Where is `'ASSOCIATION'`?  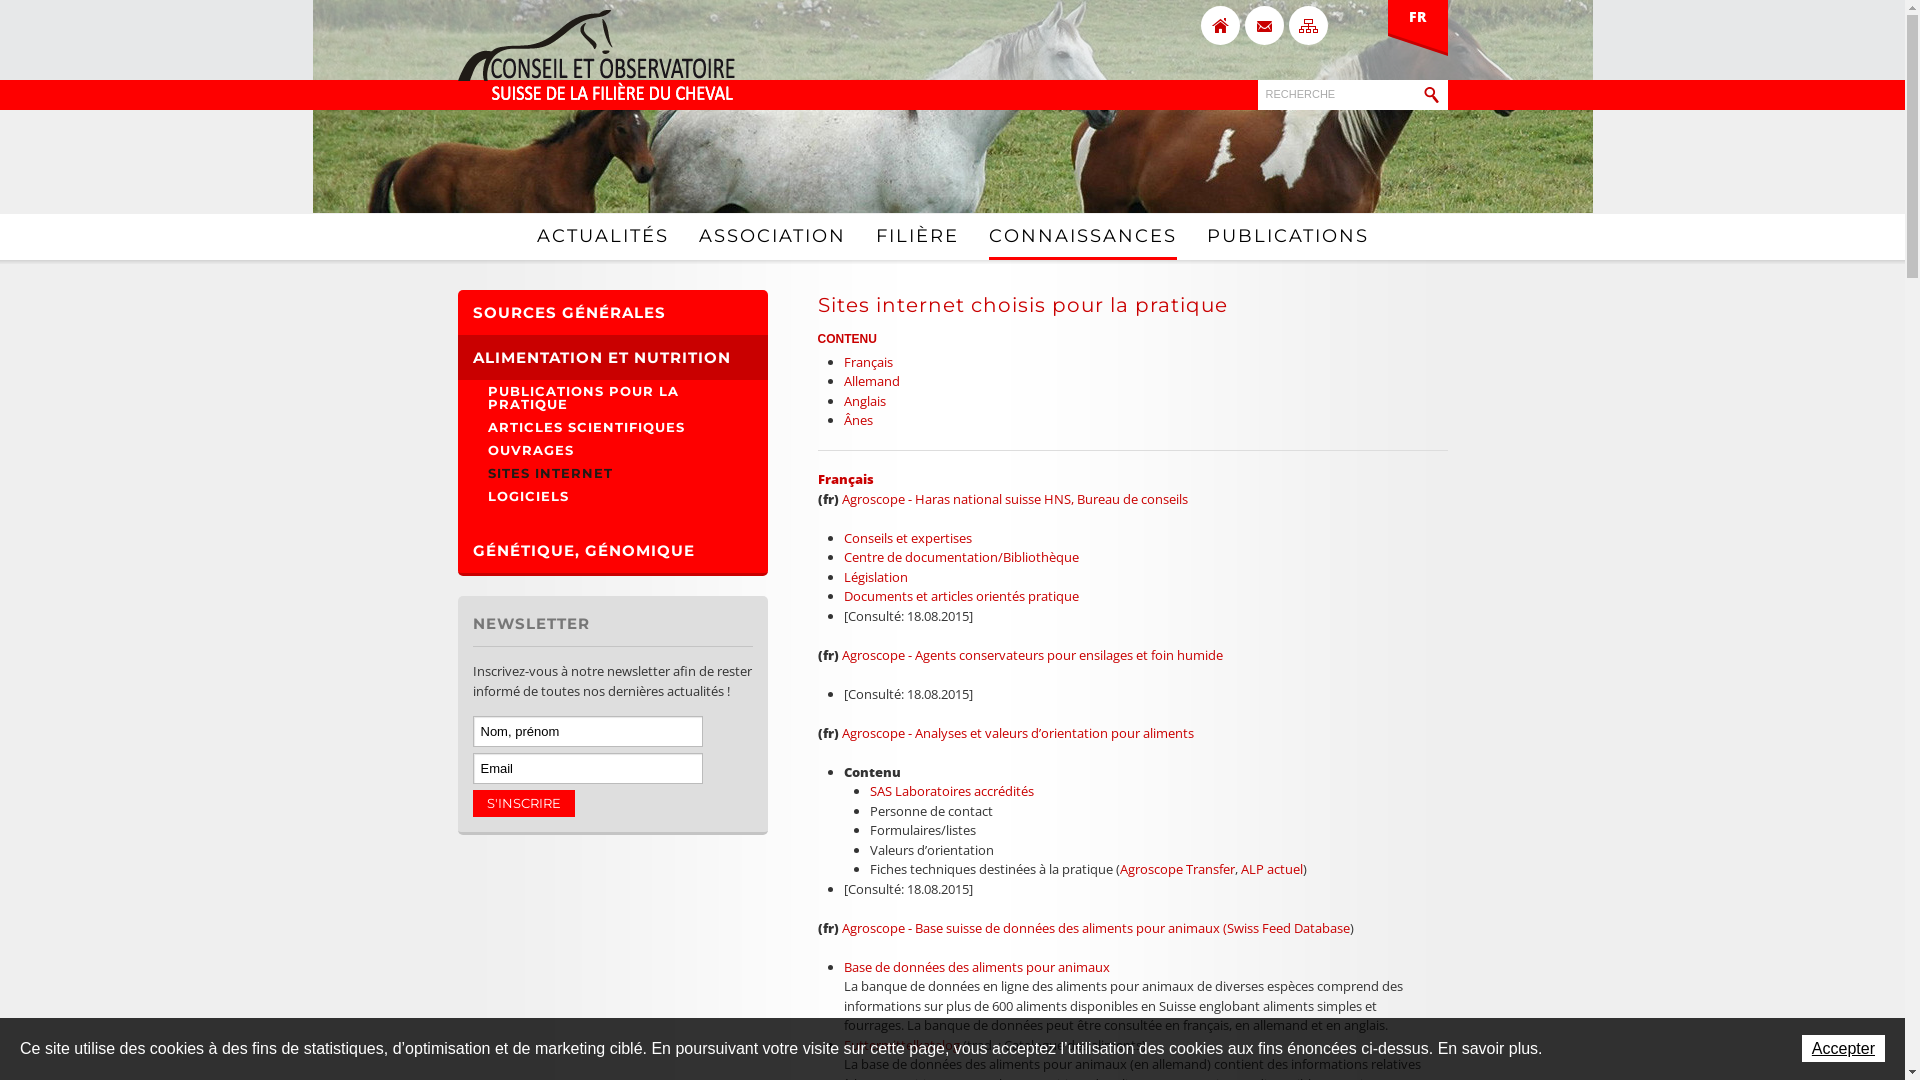
'ASSOCIATION' is located at coordinates (697, 234).